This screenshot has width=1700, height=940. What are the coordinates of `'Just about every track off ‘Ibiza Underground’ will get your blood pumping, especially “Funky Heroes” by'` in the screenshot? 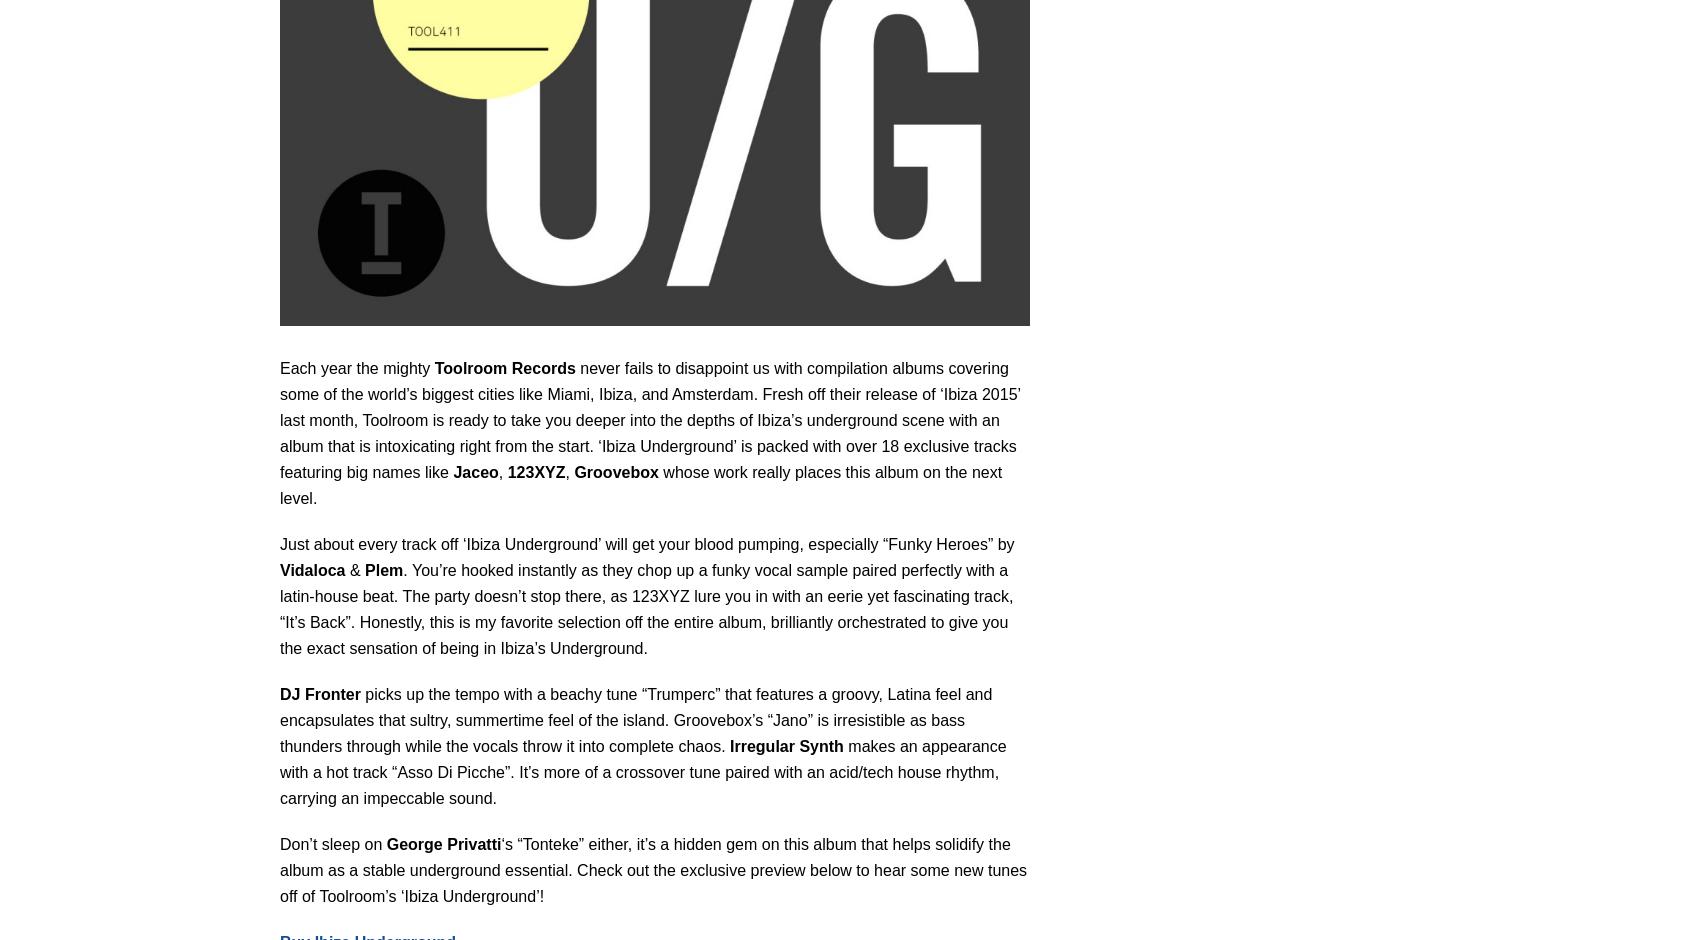 It's located at (279, 542).